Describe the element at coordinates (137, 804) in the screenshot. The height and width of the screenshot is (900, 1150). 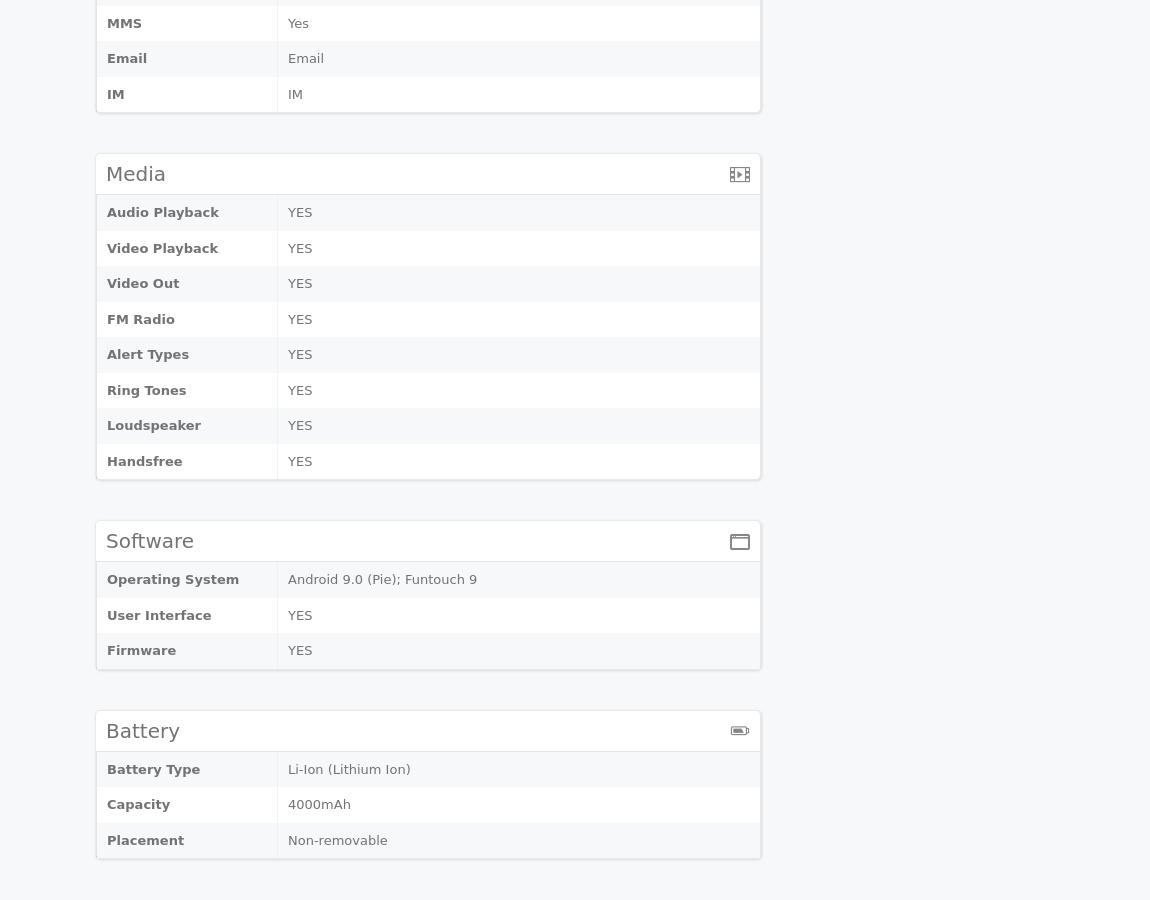
I see `'Capacity'` at that location.